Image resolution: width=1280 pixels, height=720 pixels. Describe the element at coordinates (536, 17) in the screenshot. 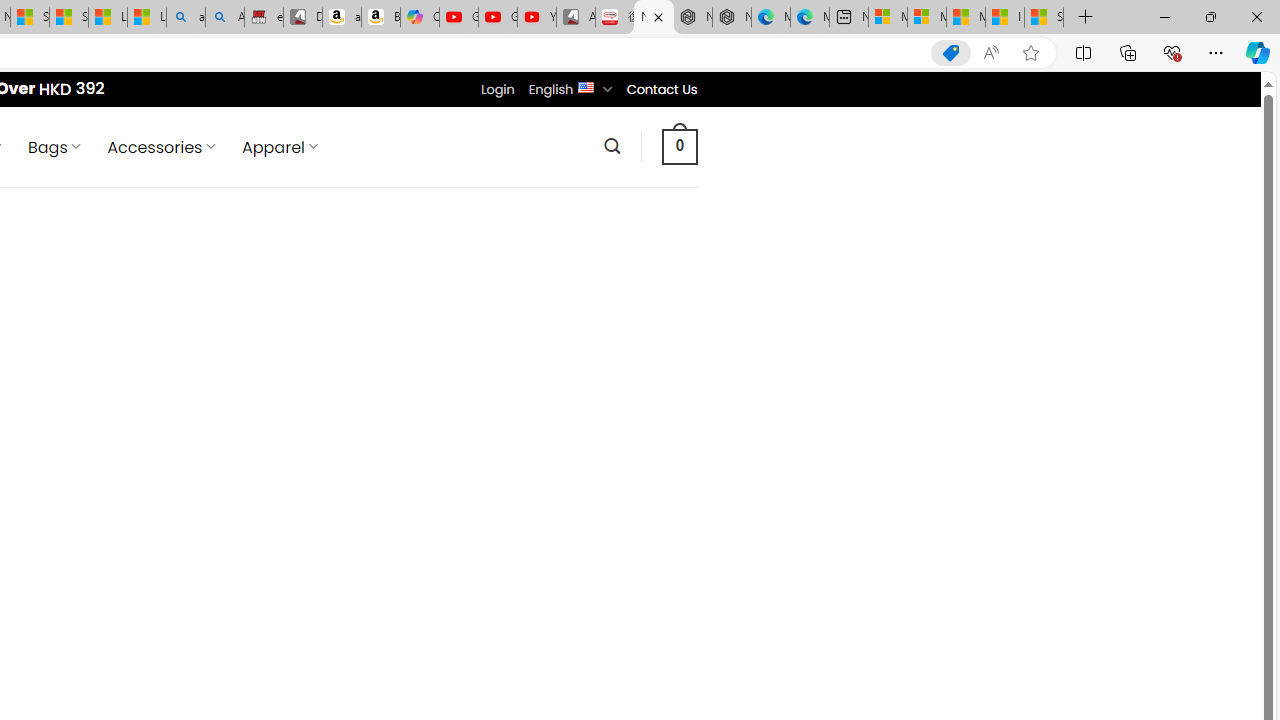

I see `'YouTube Kids - An App Created for Kids to Explore Content'` at that location.